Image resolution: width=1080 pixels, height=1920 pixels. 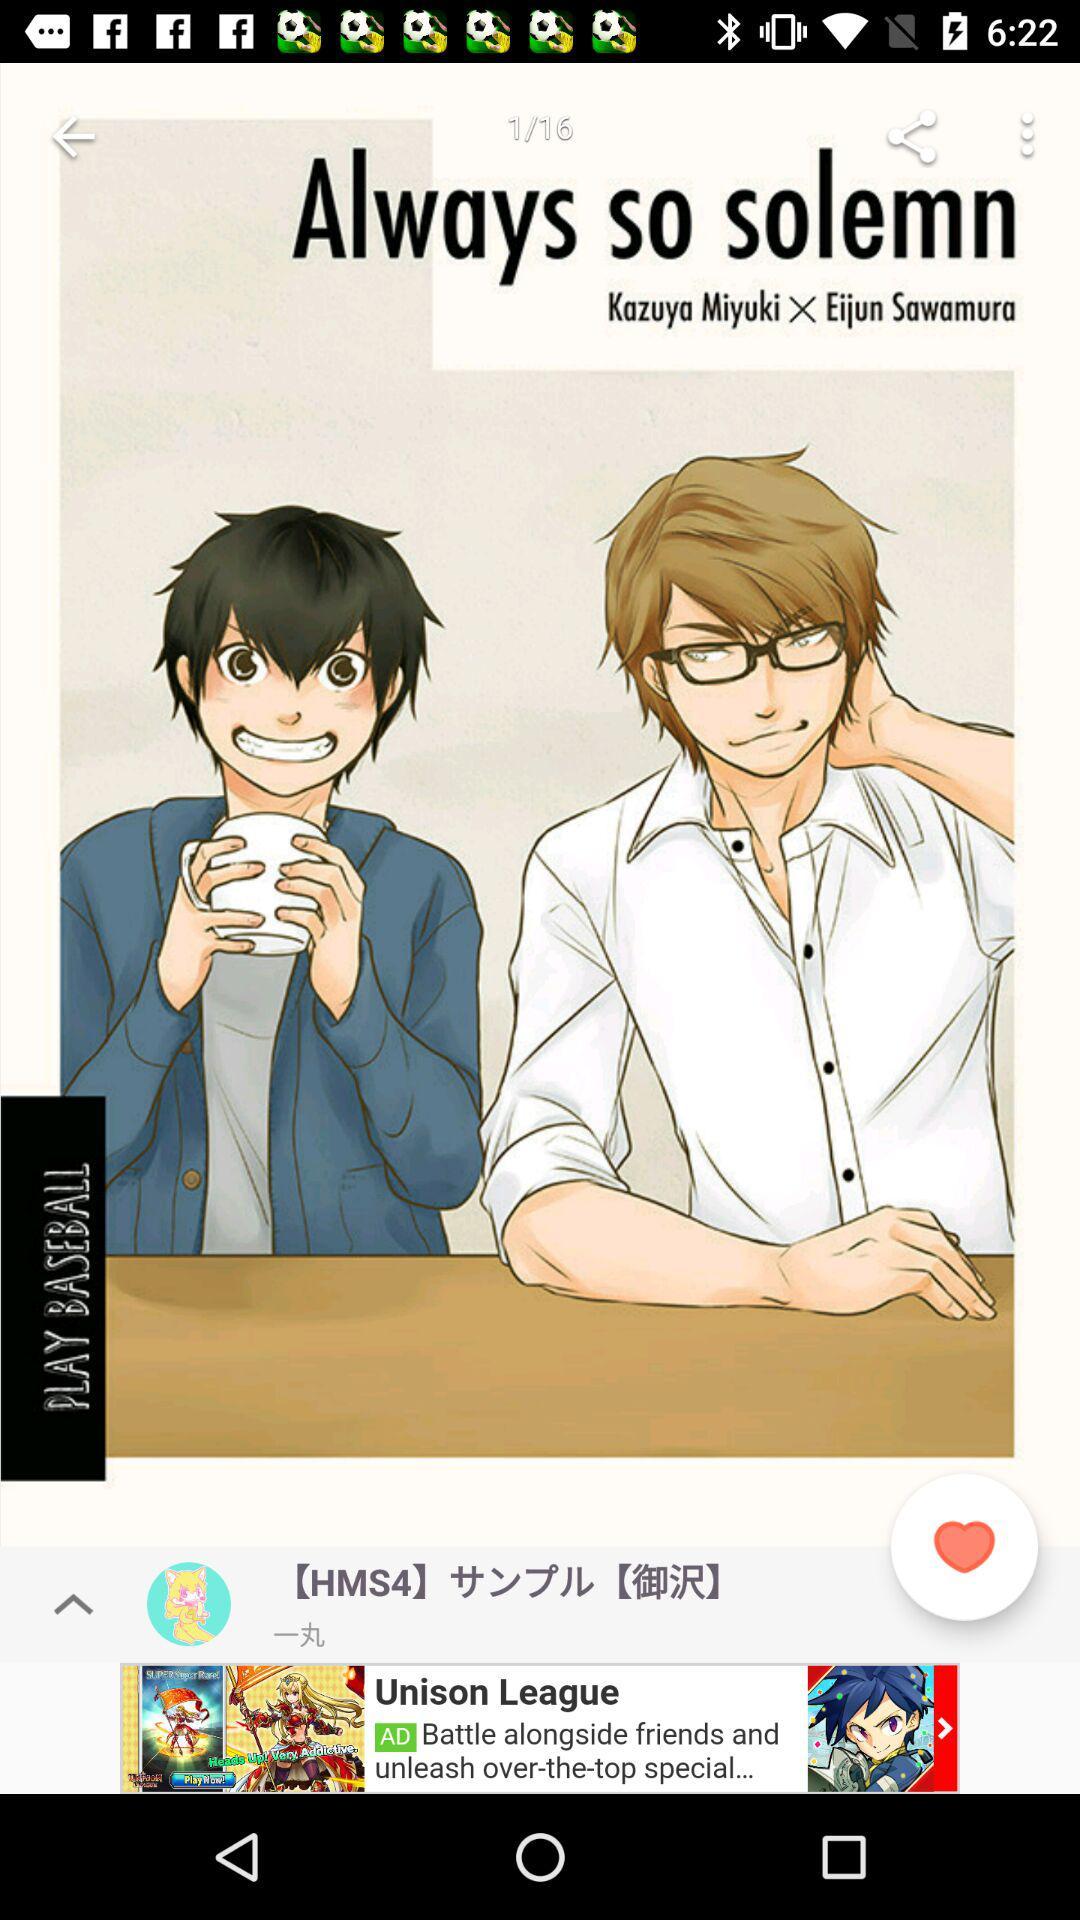 What do you see at coordinates (963, 1546) in the screenshot?
I see `love` at bounding box center [963, 1546].